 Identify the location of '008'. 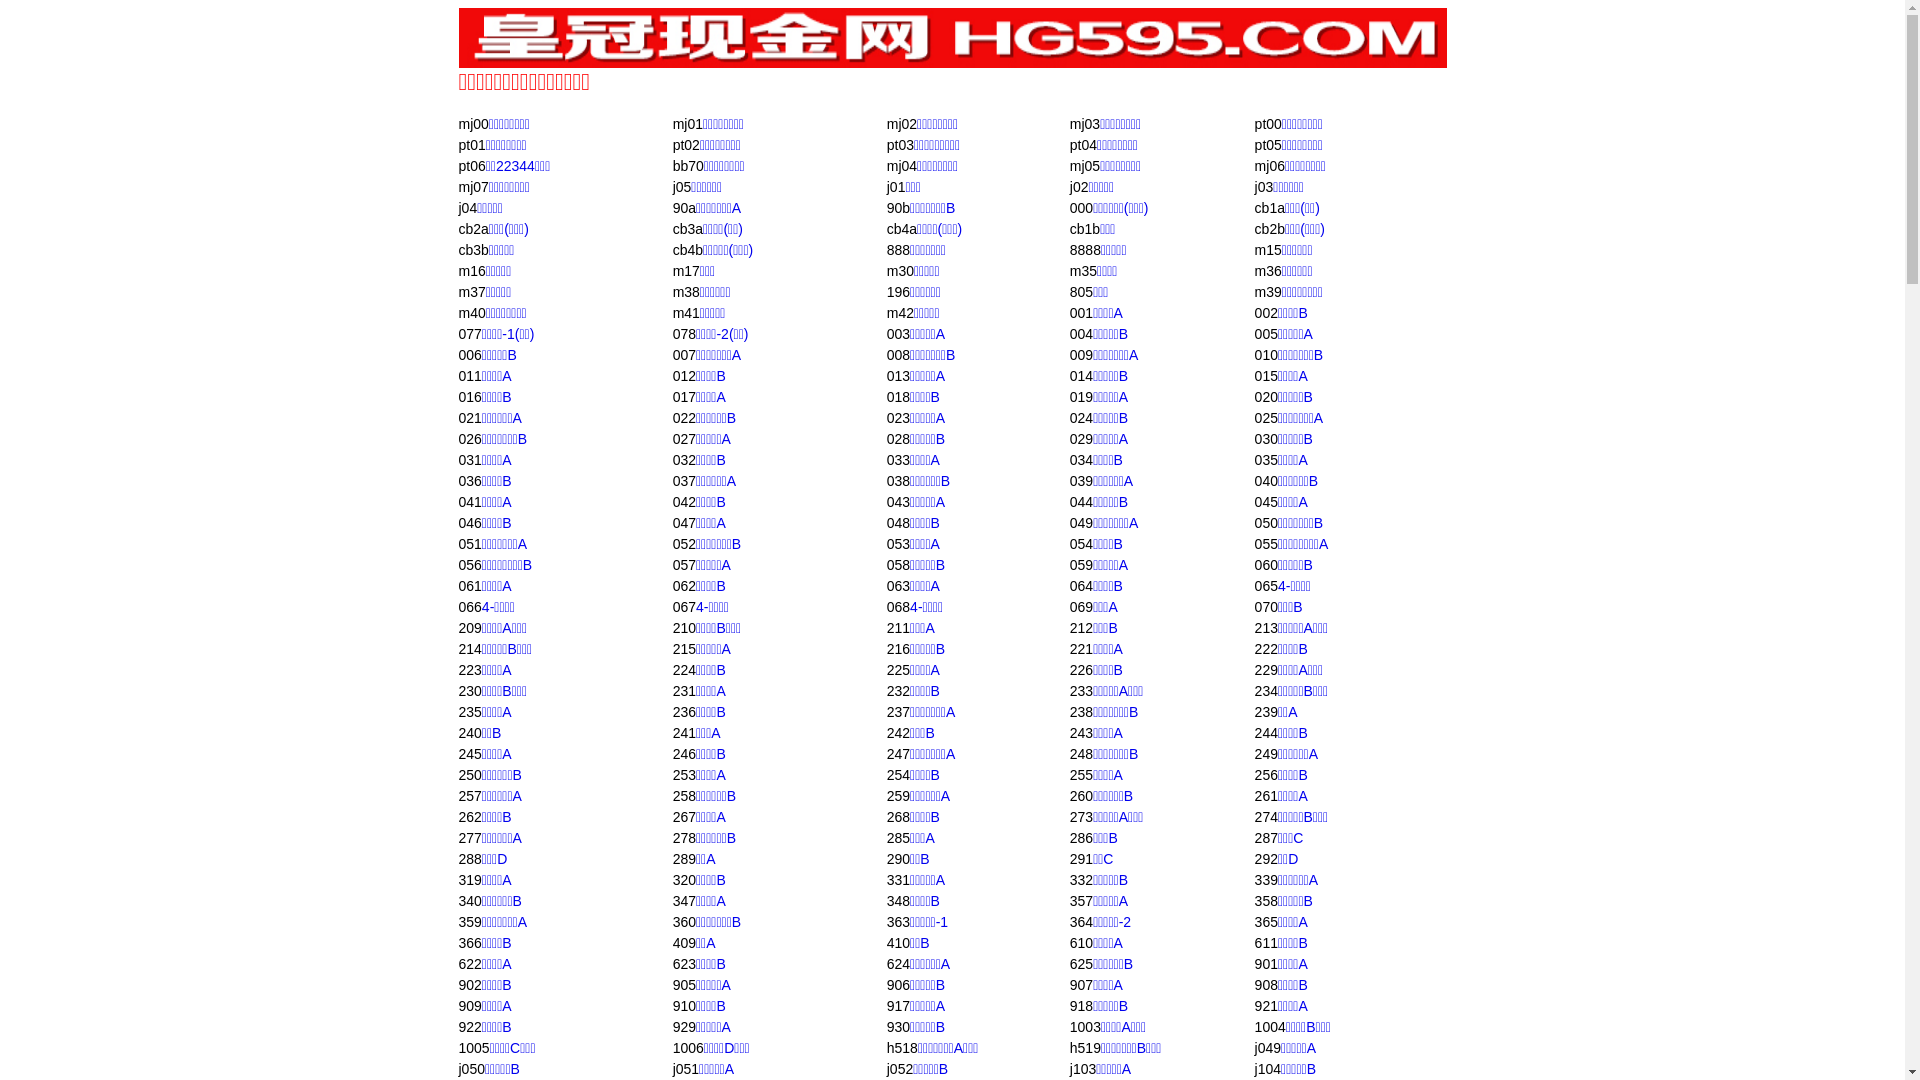
(897, 353).